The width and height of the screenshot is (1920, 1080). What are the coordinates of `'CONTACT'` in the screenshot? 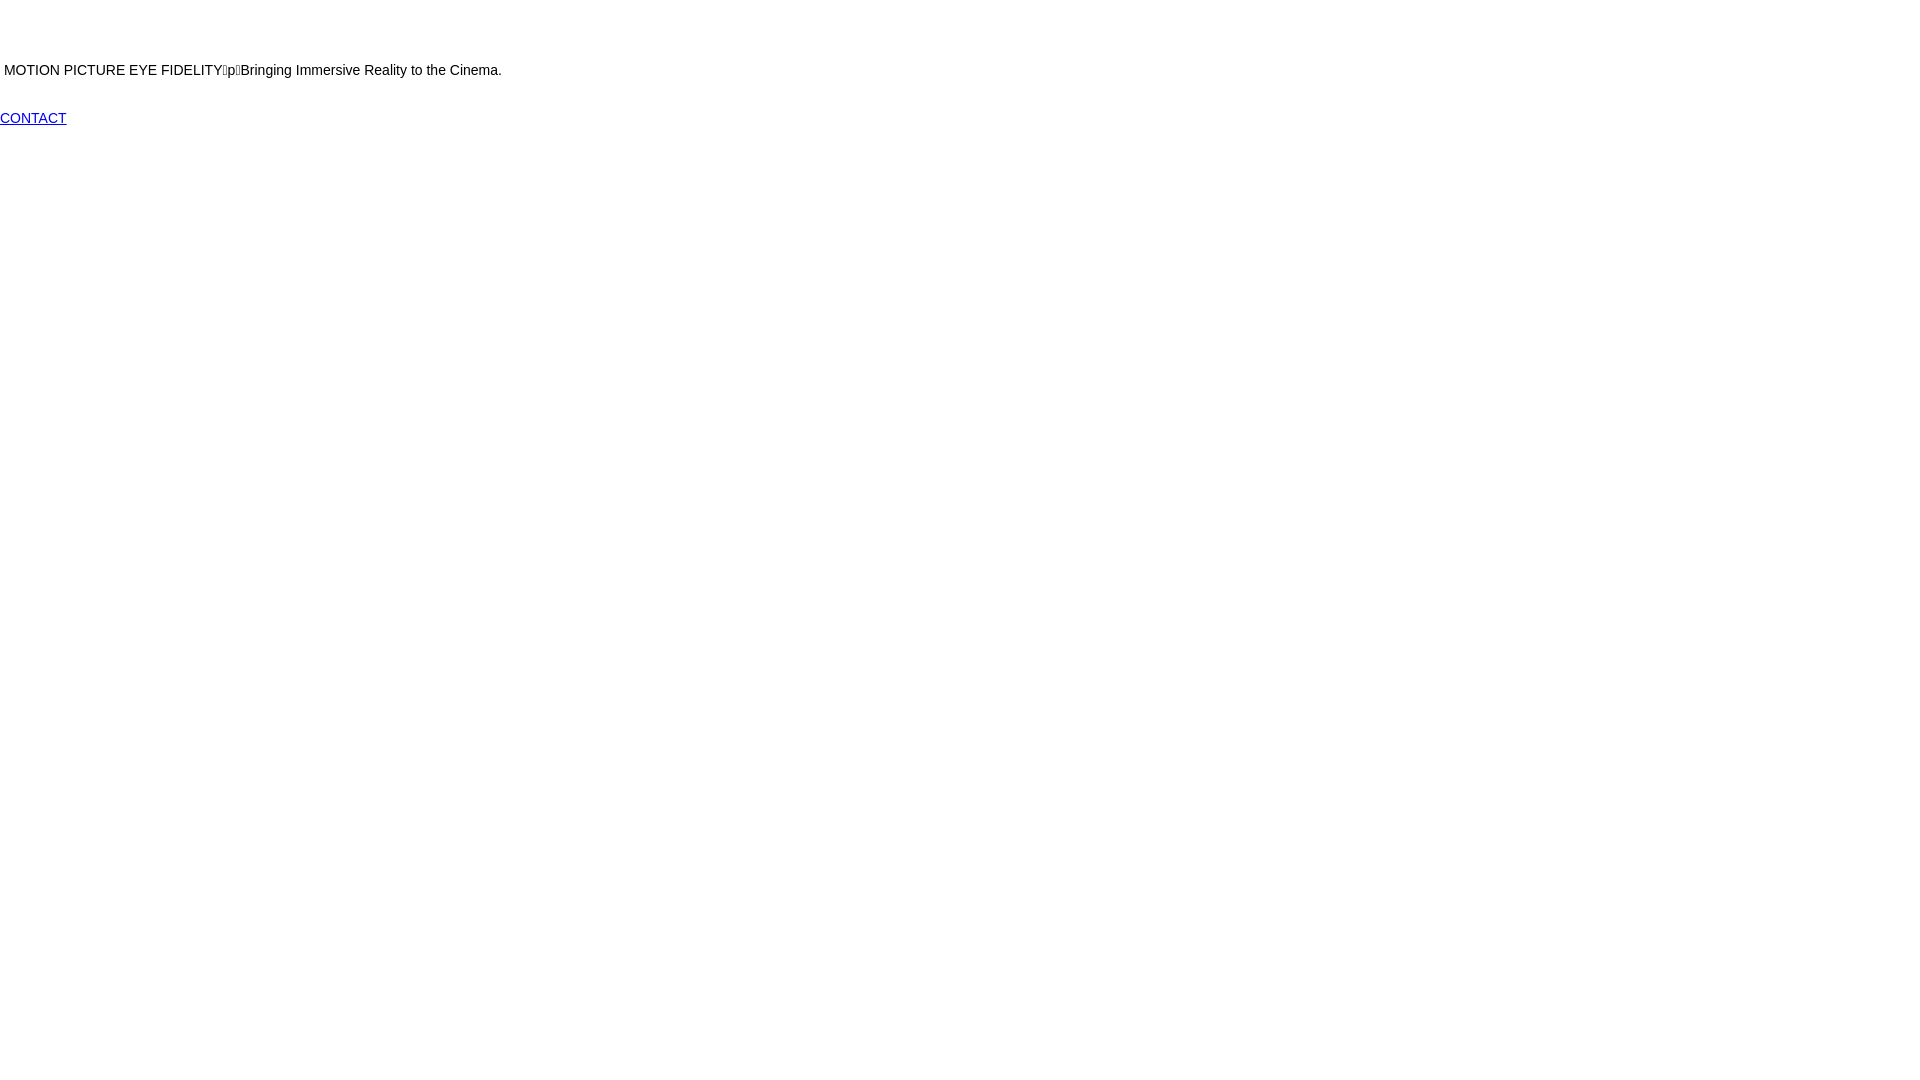 It's located at (33, 118).